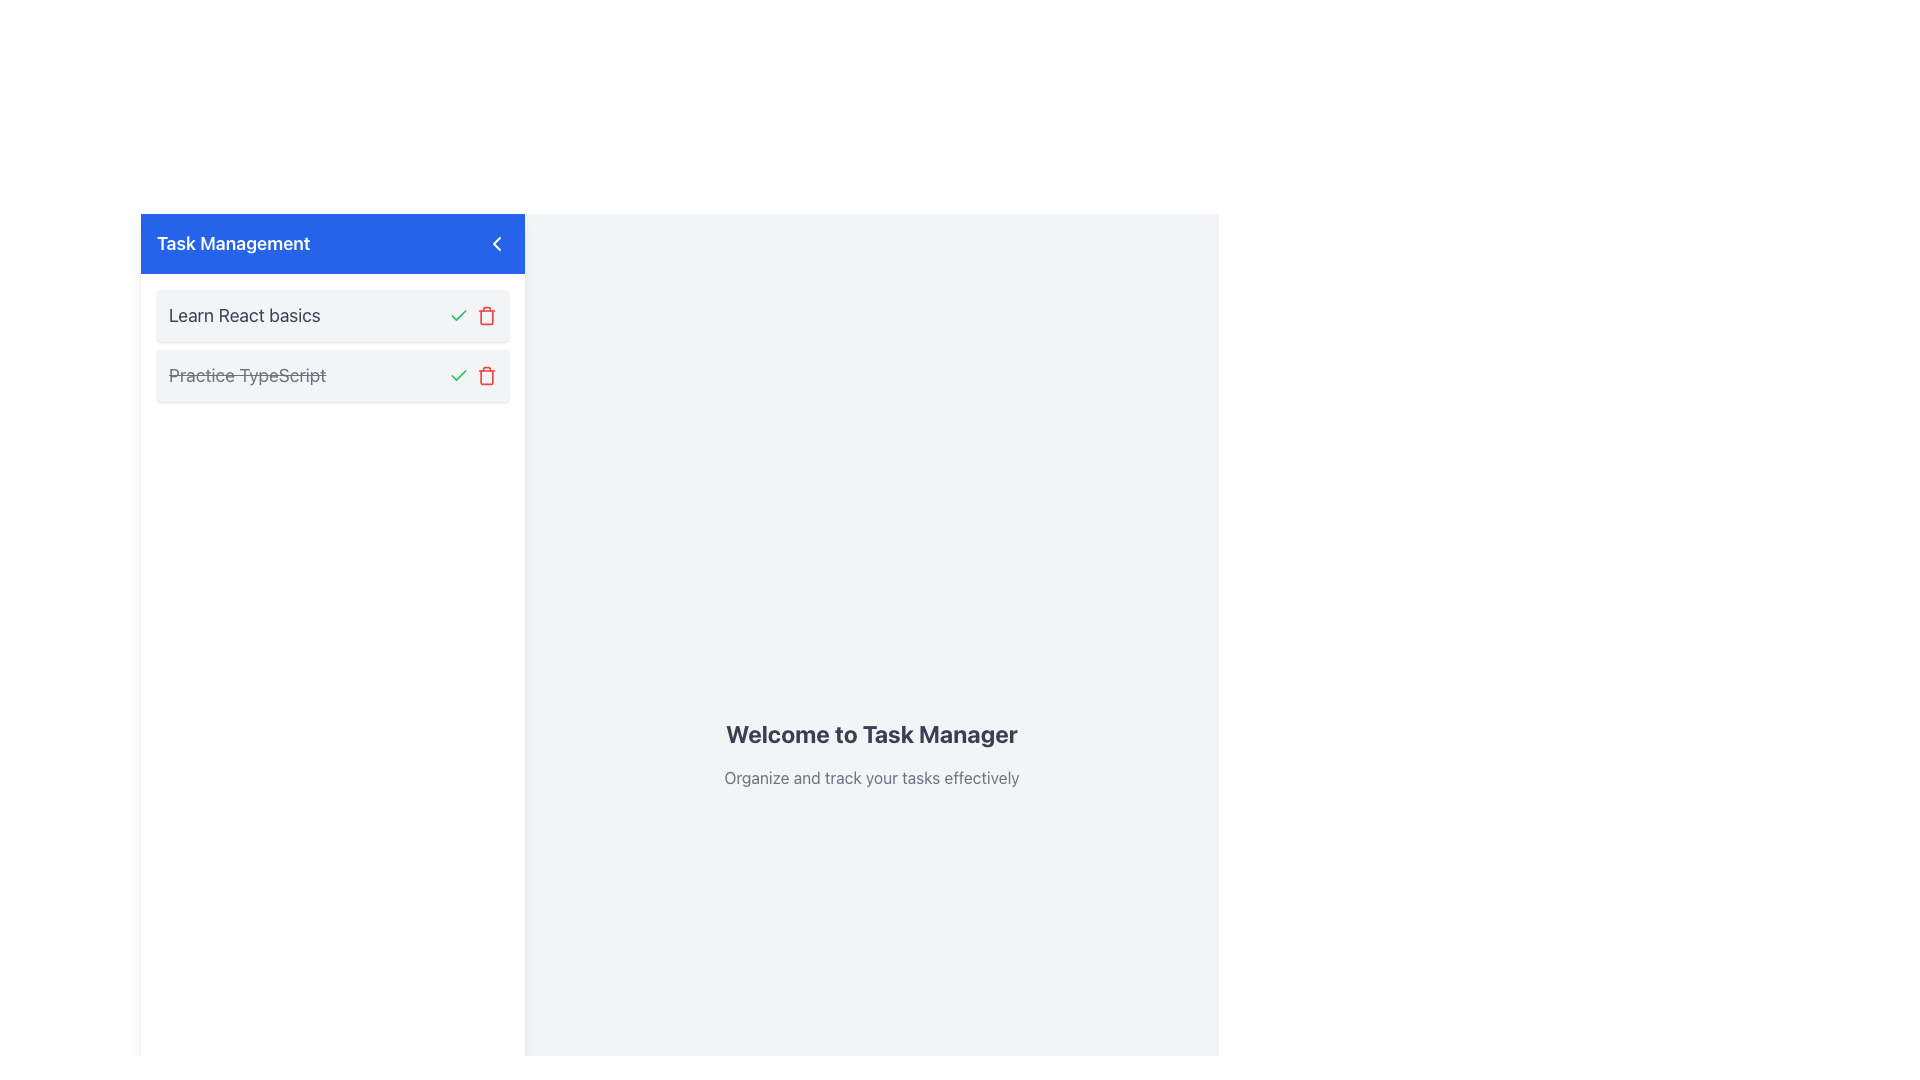 The image size is (1920, 1080). I want to click on the text element displaying 'Practice TypeScript' with a strikethrough style, indicating a completed task, located in the second task row under the 'Task Management' section, so click(246, 375).